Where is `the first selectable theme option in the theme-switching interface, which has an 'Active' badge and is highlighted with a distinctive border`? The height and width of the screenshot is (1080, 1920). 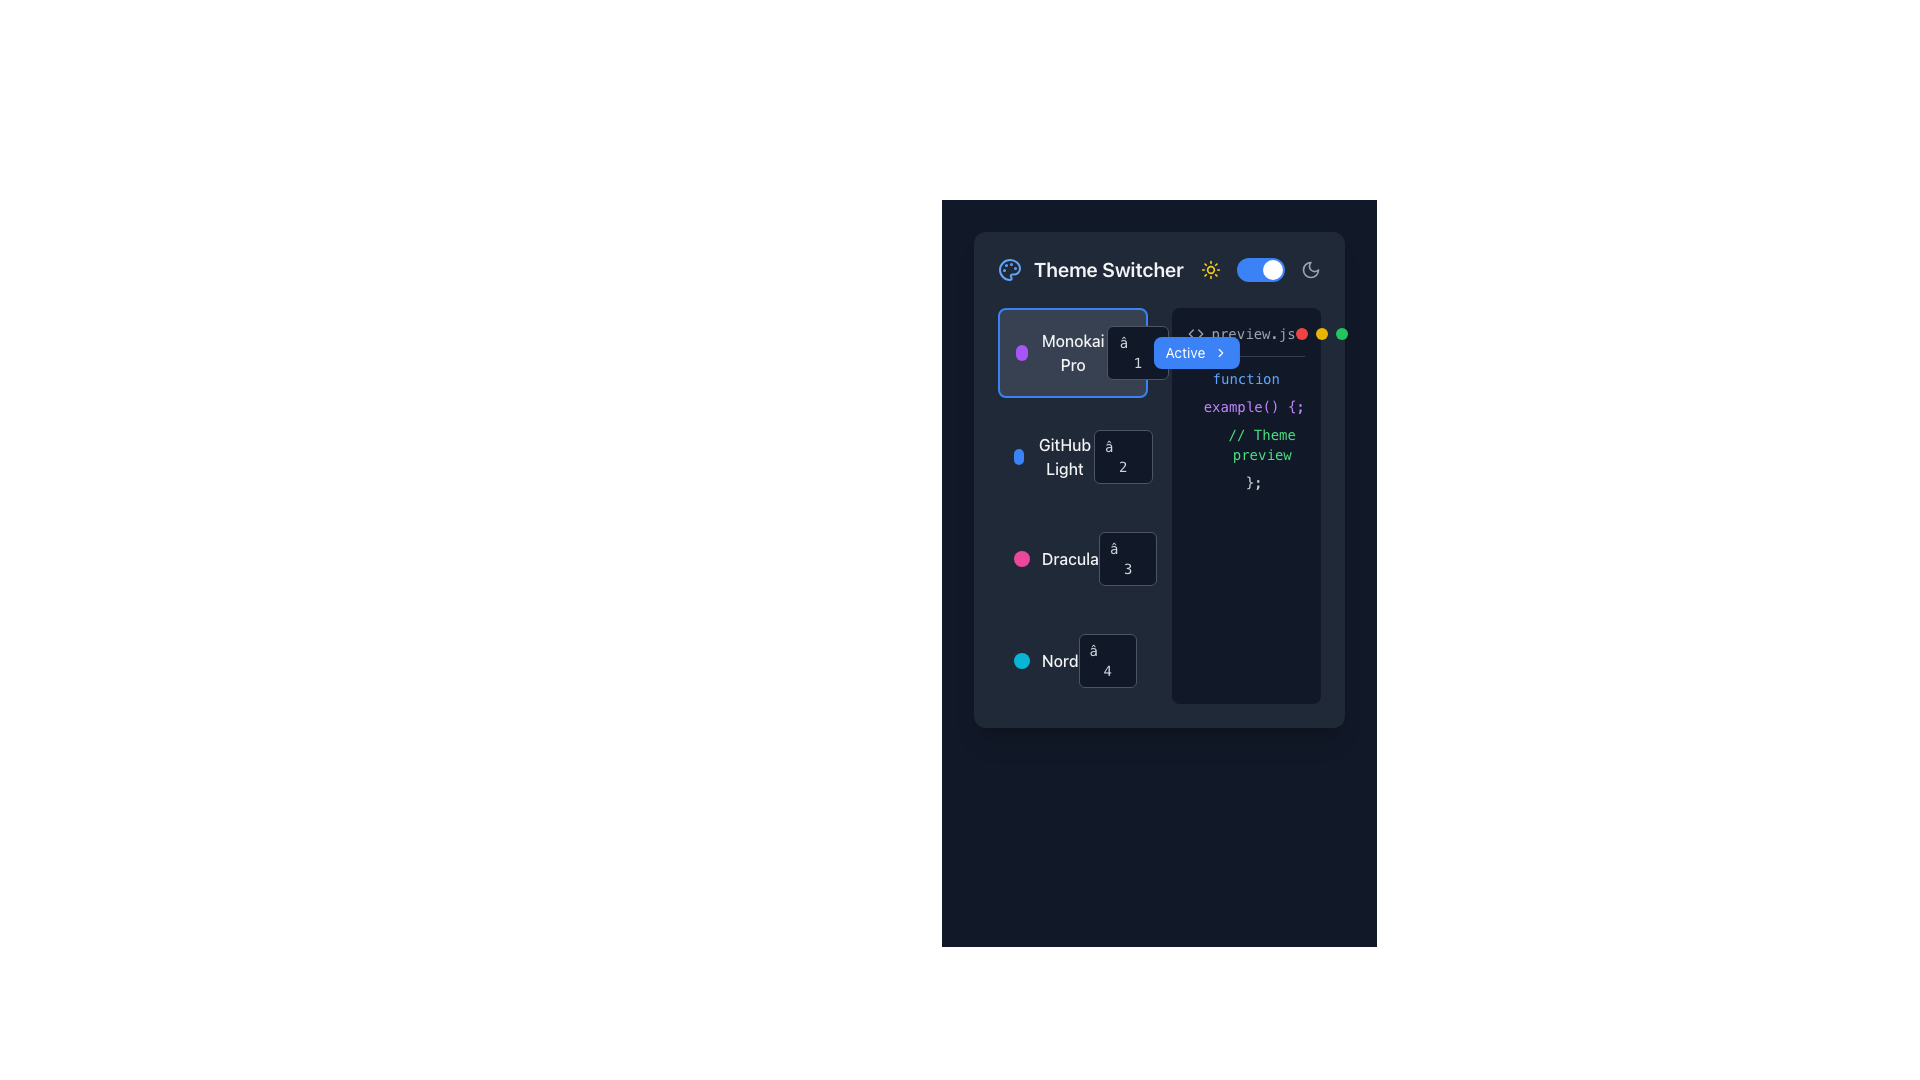
the first selectable theme option in the theme-switching interface, which has an 'Active' badge and is highlighted with a distinctive border is located at coordinates (1071, 352).